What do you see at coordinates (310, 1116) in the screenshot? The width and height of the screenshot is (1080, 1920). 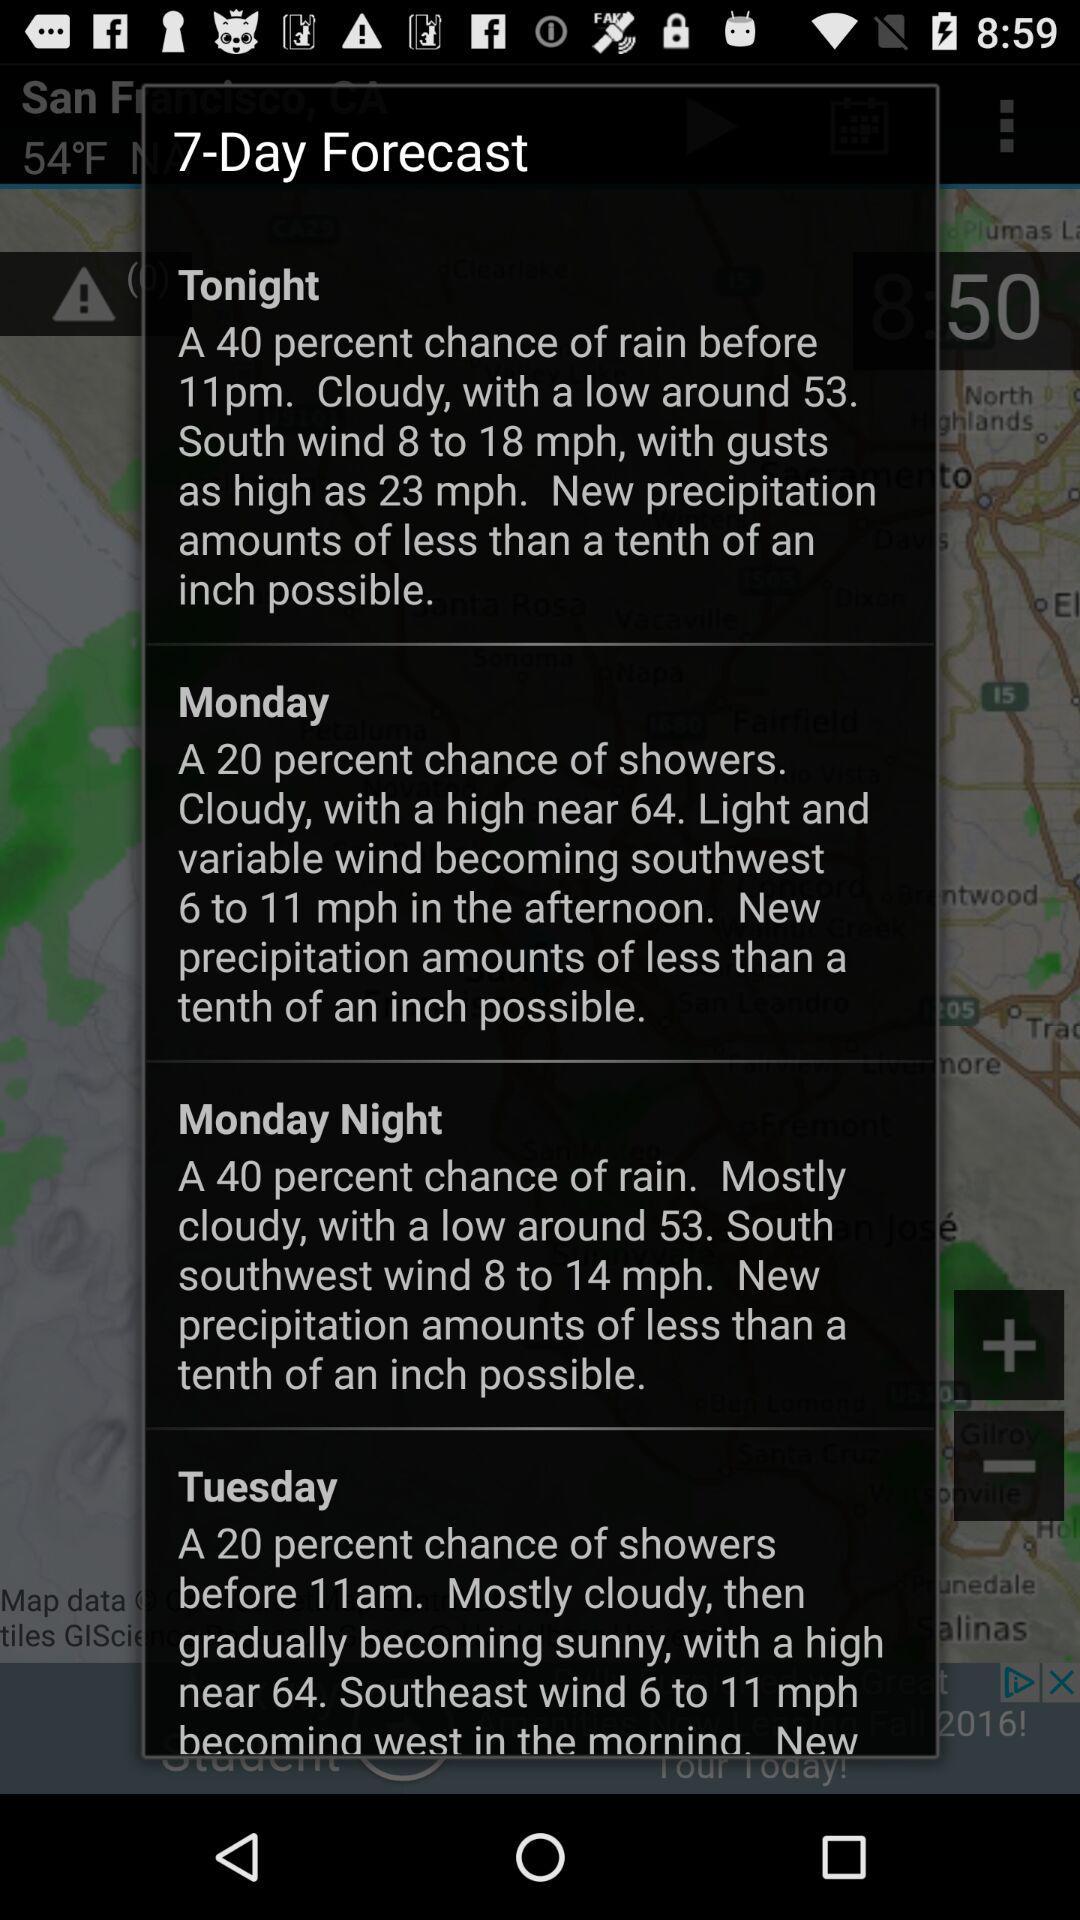 I see `icon above the a 40 percent icon` at bounding box center [310, 1116].